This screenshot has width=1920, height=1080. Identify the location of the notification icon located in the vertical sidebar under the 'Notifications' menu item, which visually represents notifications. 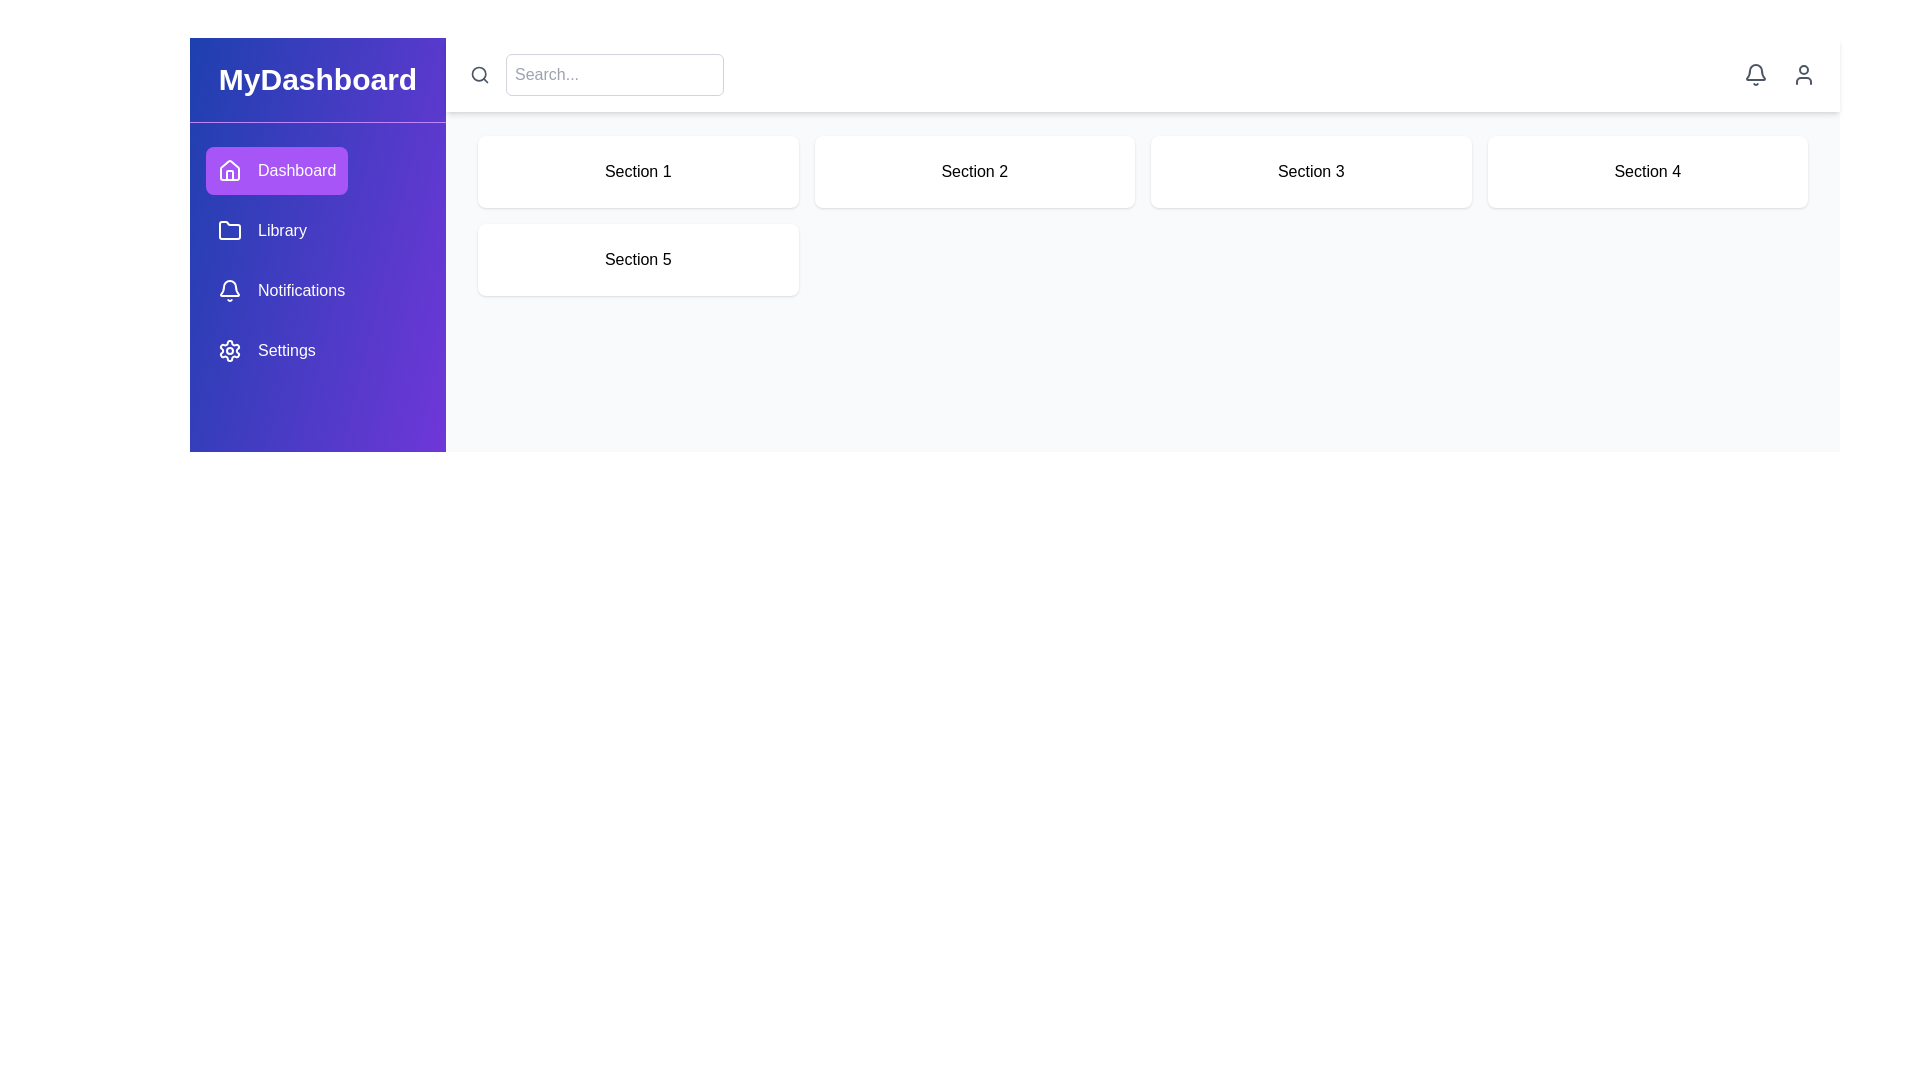
(230, 288).